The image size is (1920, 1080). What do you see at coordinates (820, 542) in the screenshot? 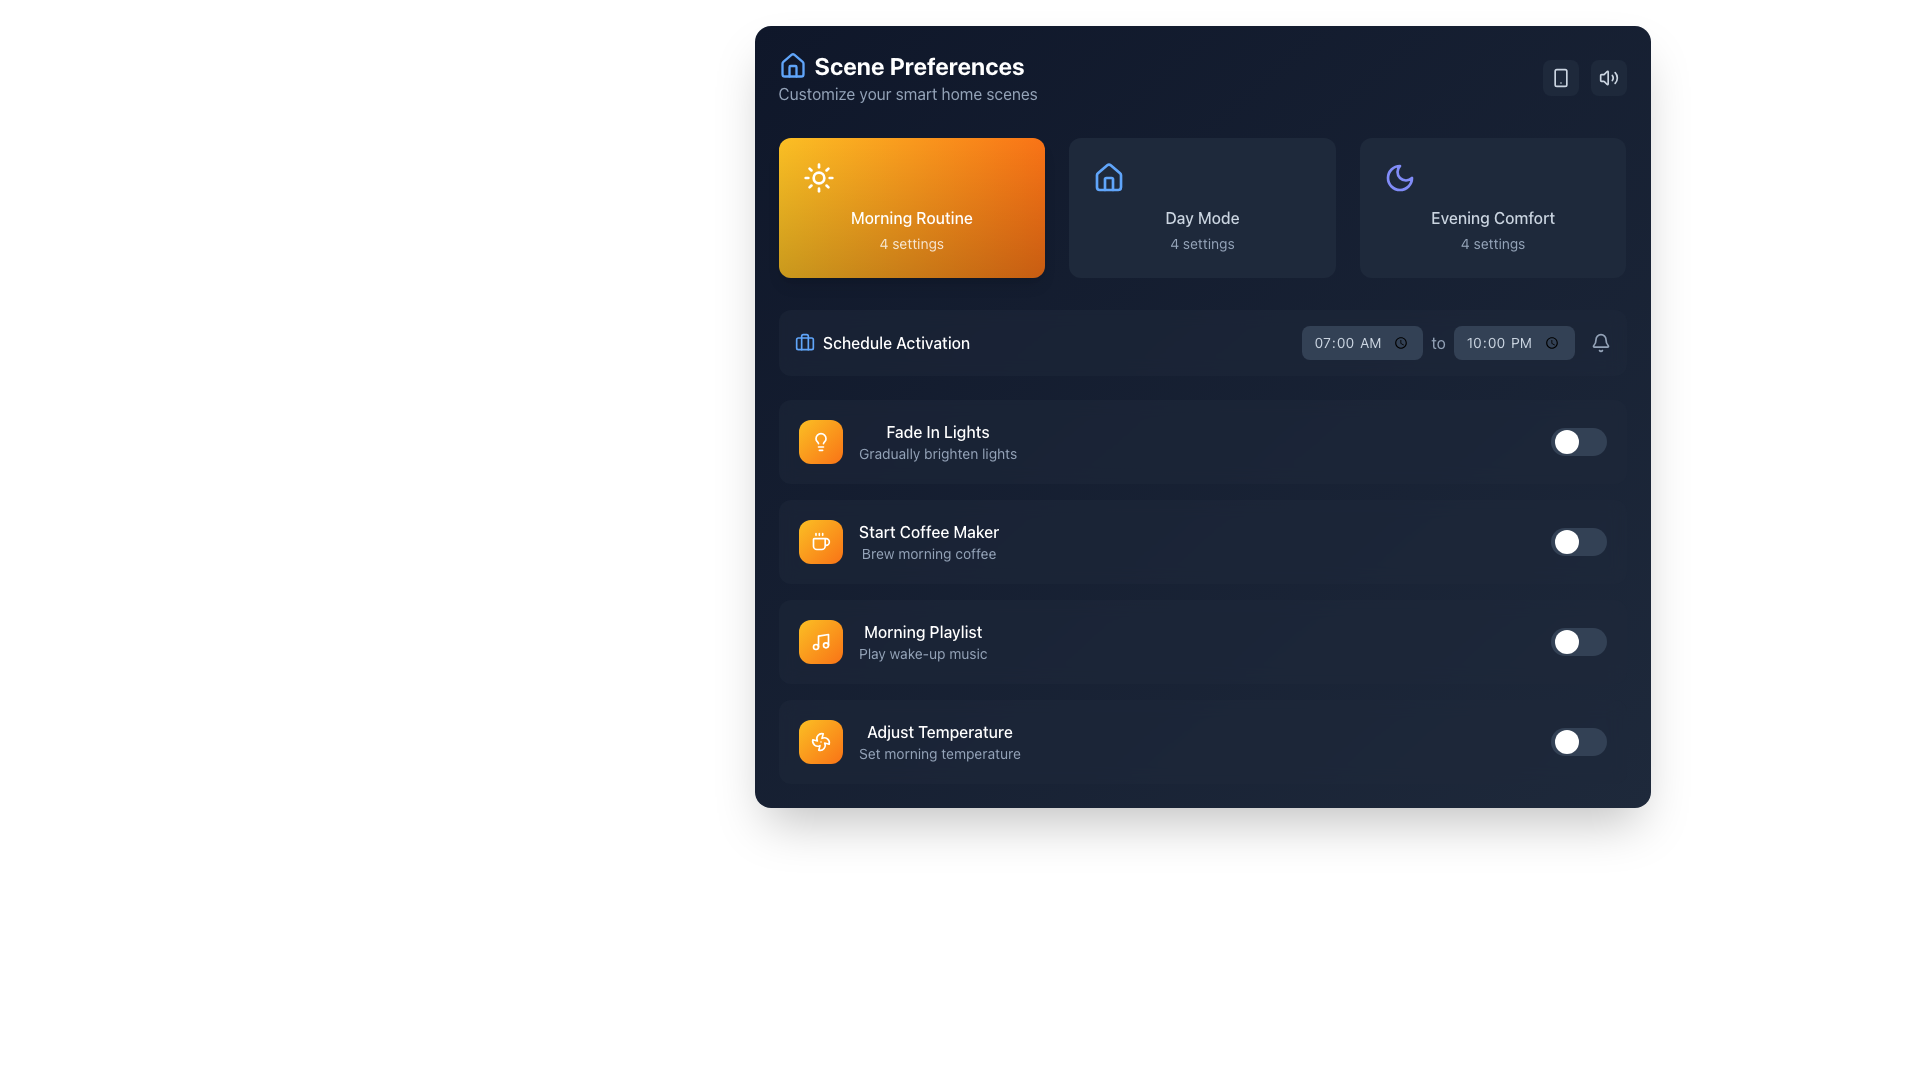
I see `the stylized coffee cup icon located within the second button of the vertical list under the 'Morning Routine' section` at bounding box center [820, 542].